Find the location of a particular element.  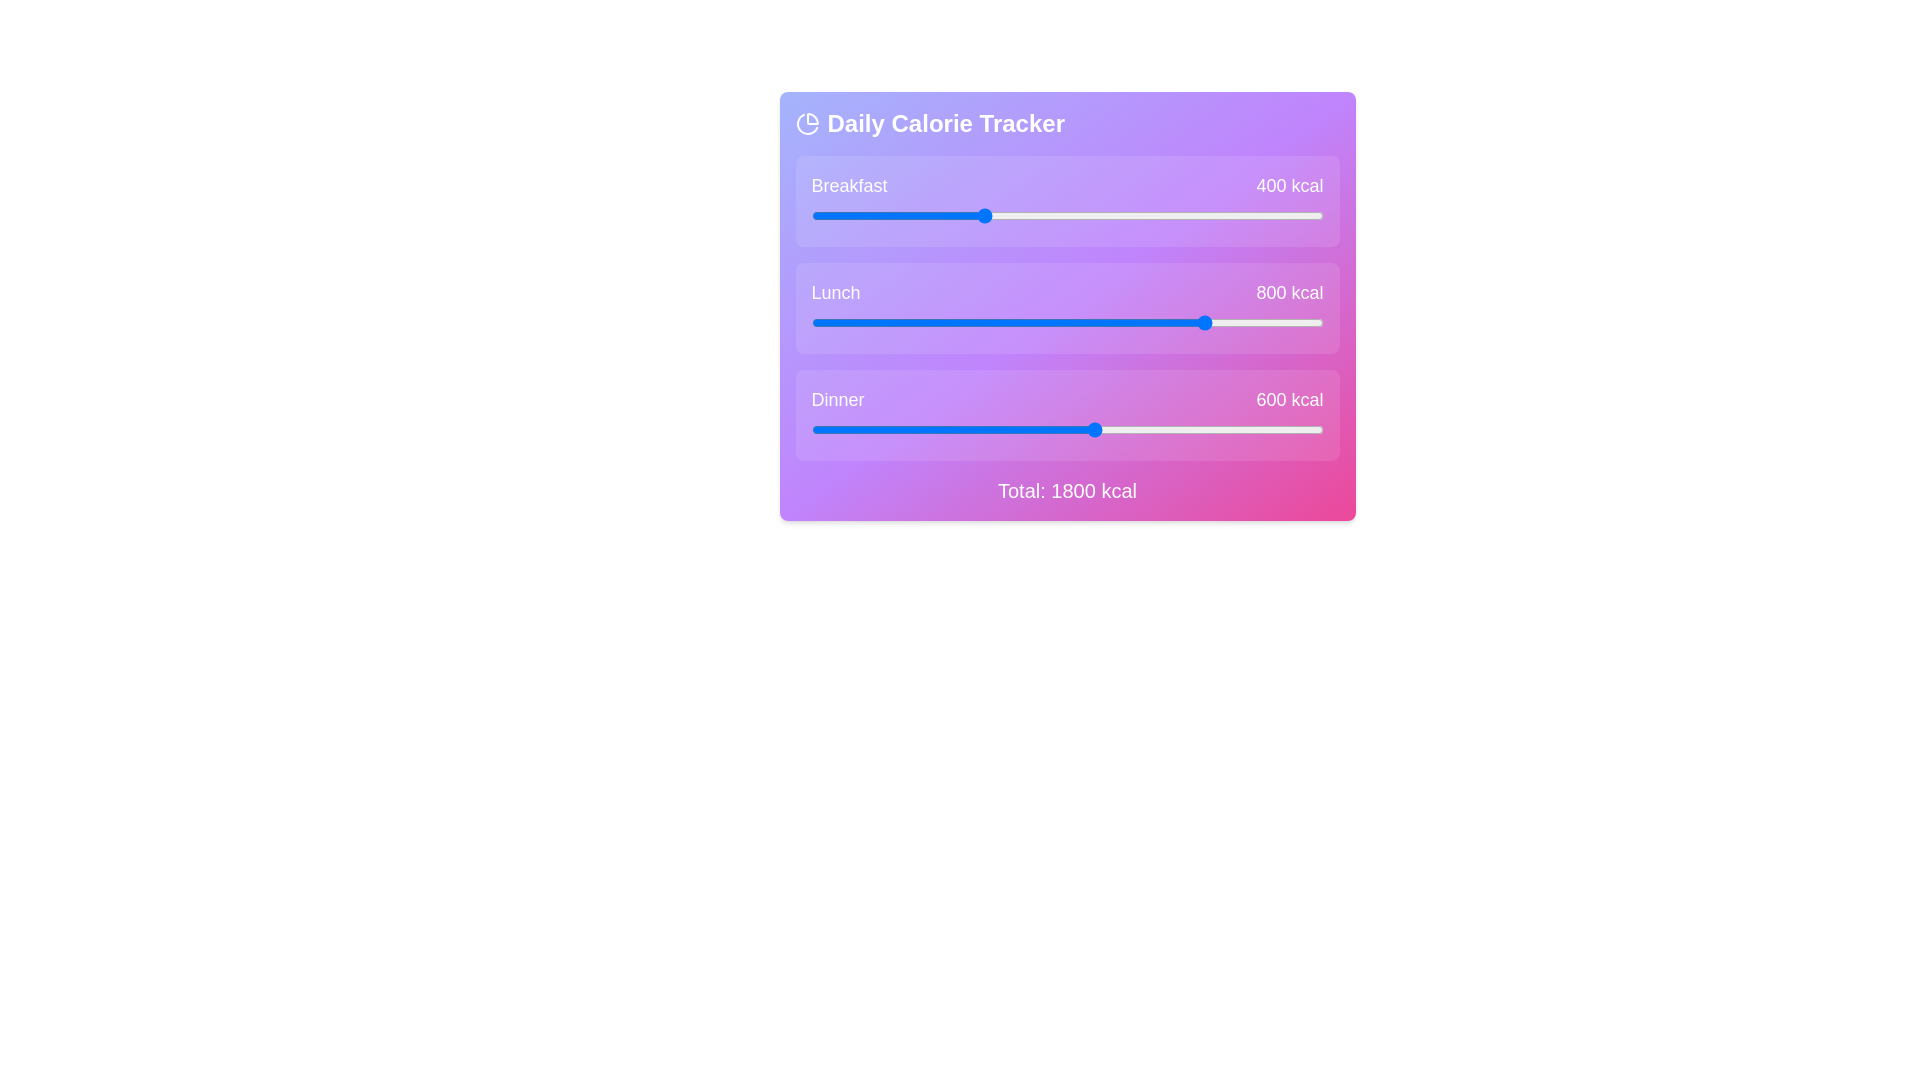

the dinner calorie value is located at coordinates (1230, 428).